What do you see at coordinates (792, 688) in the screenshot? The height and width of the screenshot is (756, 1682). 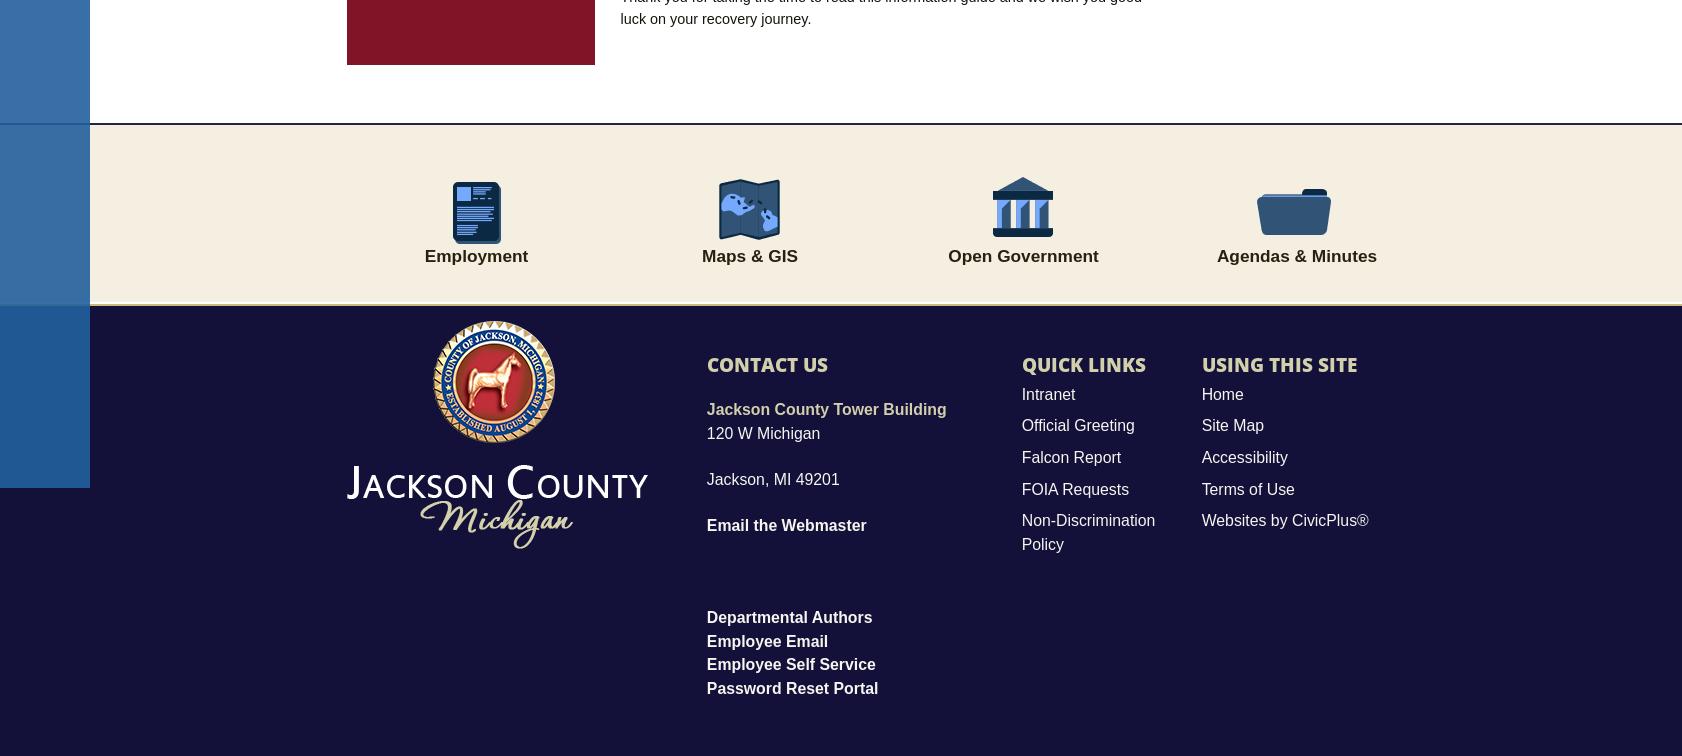 I see `'Password Reset Portal'` at bounding box center [792, 688].